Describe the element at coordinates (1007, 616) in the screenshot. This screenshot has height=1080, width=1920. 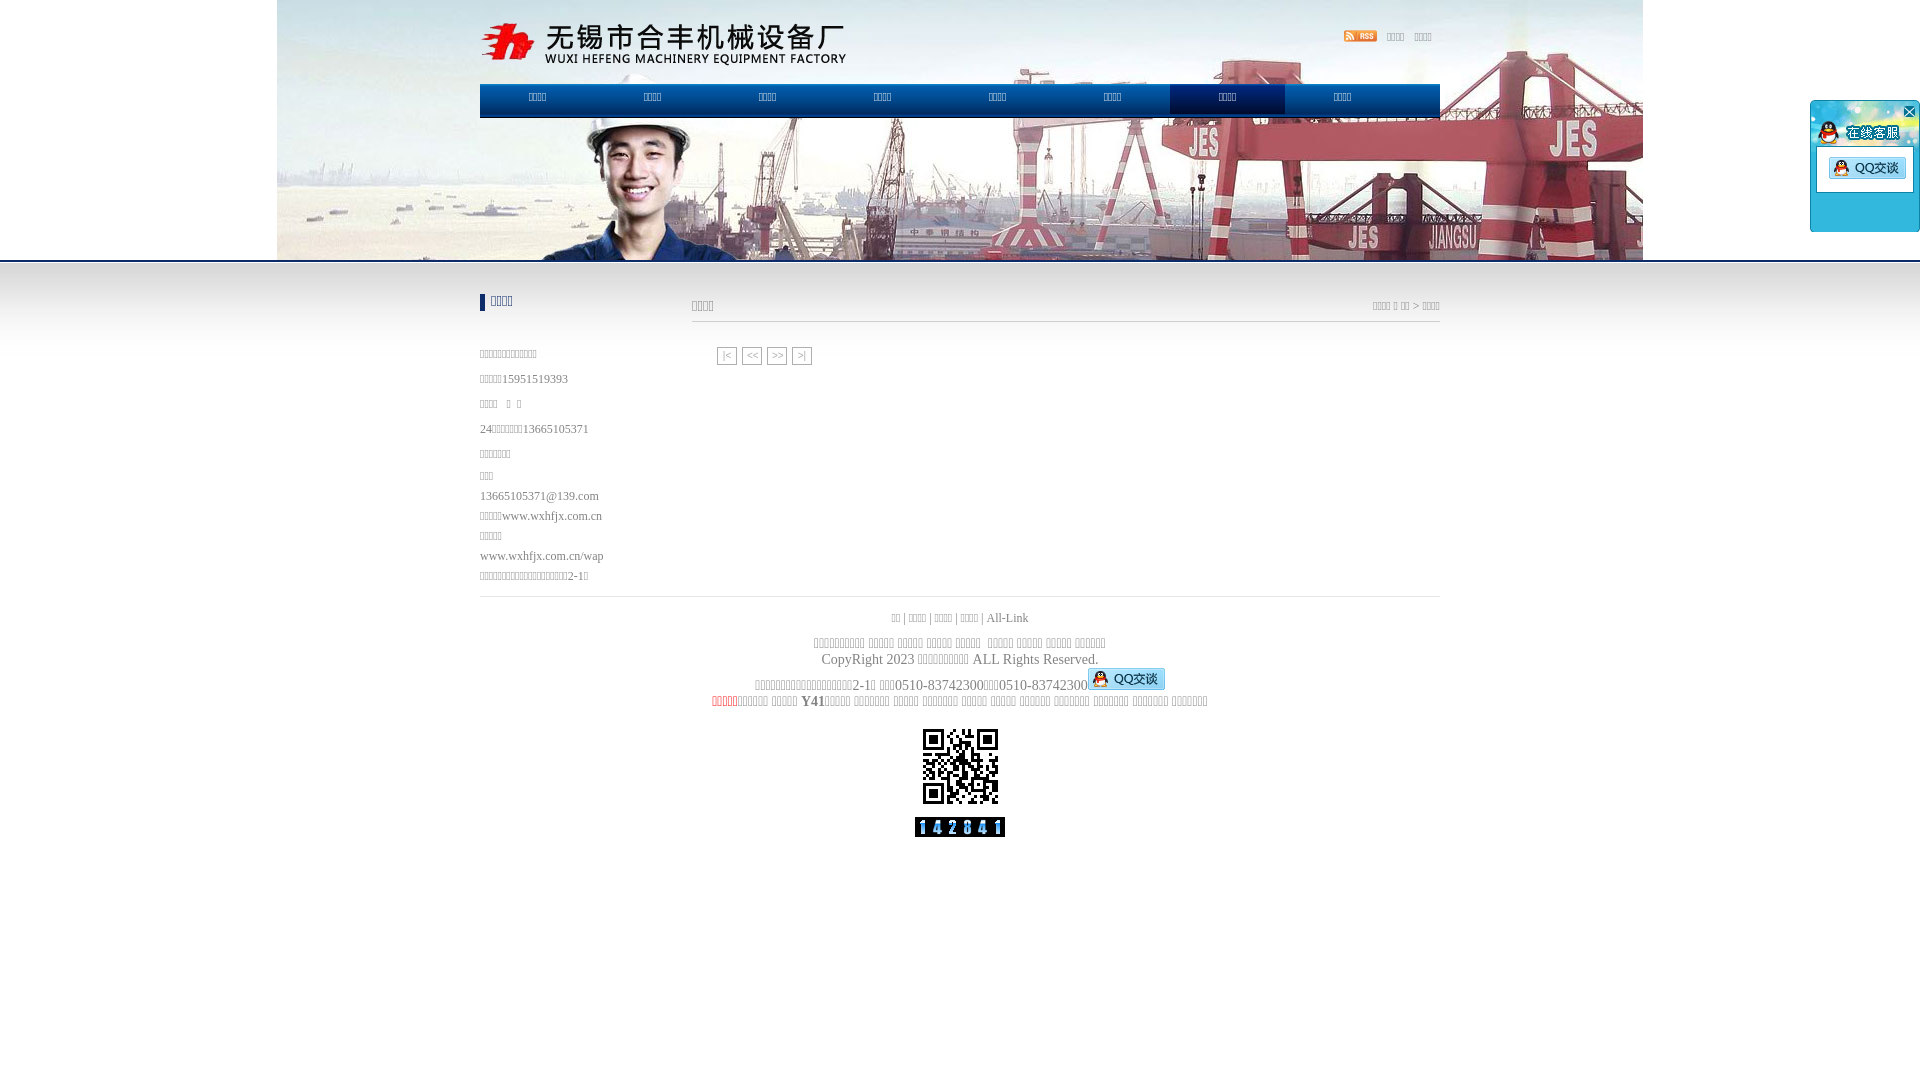
I see `'All-Link'` at that location.